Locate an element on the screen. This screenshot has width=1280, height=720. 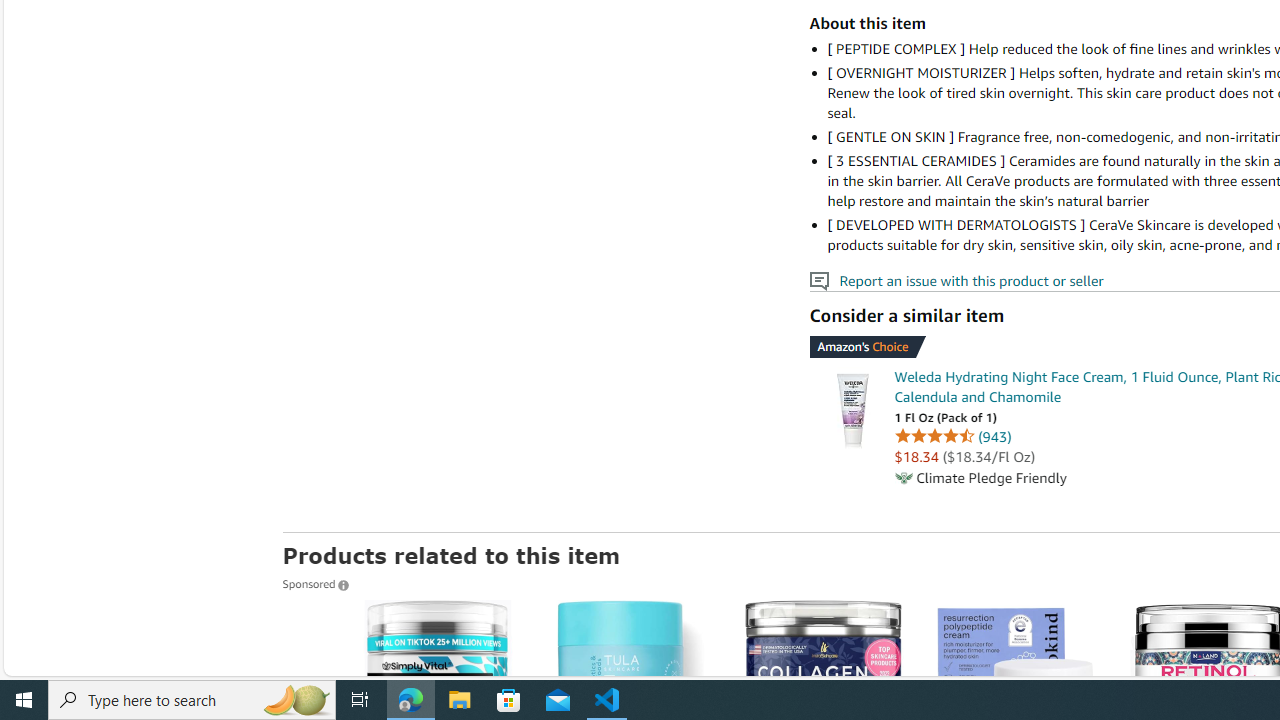
'Climate Pledge Friendly' is located at coordinates (902, 478).